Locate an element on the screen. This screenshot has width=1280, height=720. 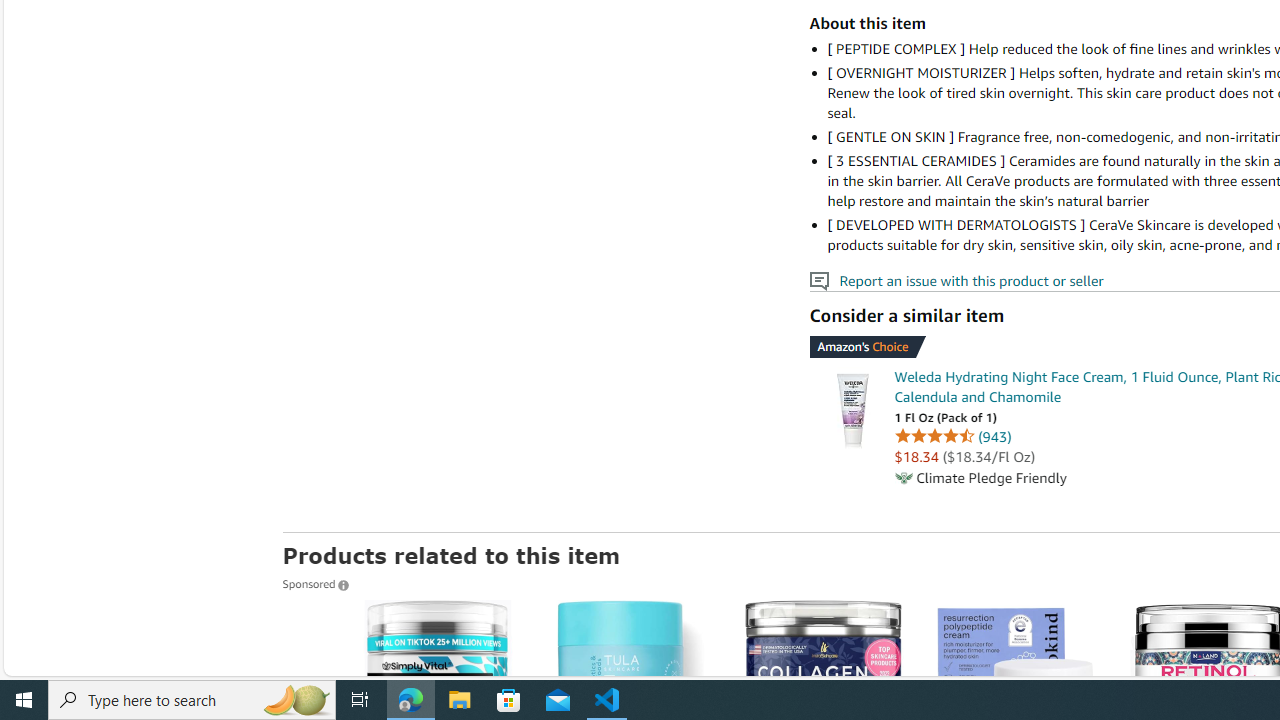
'Climate Pledge Friendly' is located at coordinates (902, 478).